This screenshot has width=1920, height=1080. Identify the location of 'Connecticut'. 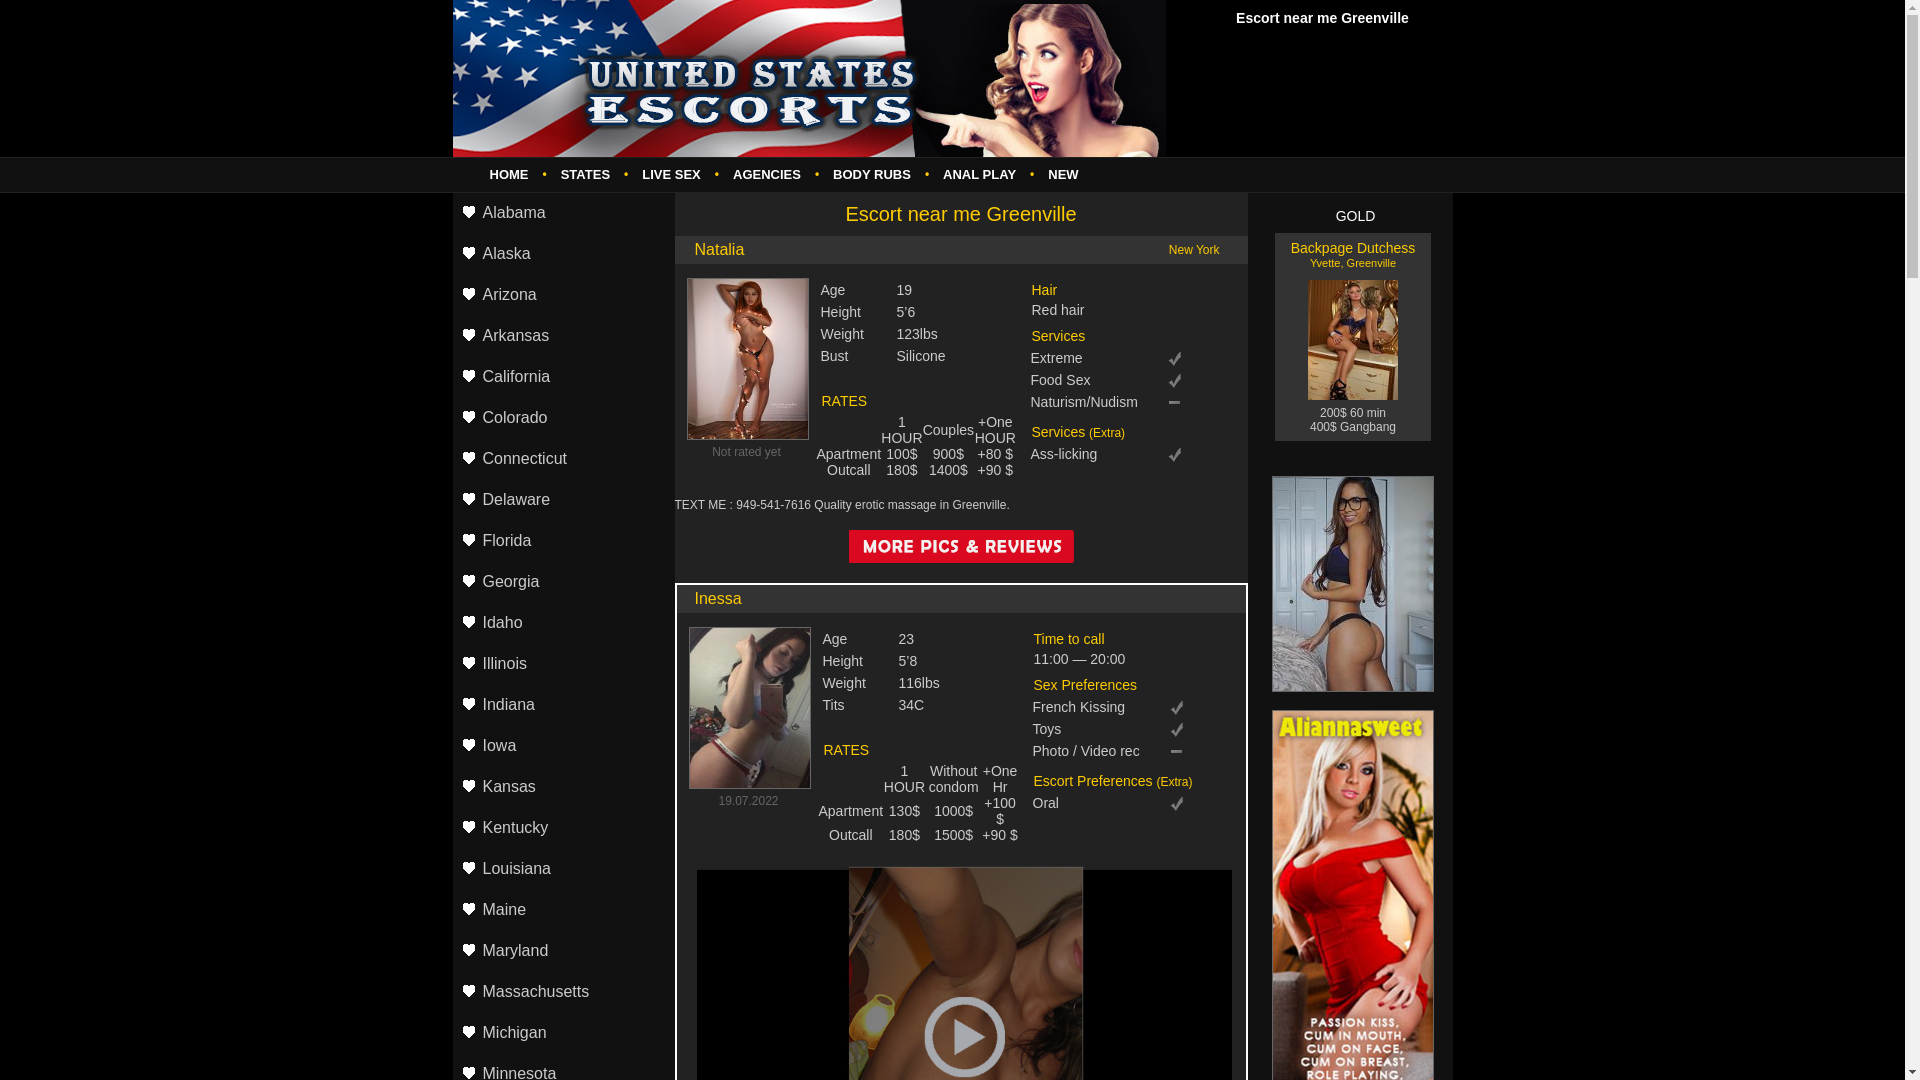
(560, 459).